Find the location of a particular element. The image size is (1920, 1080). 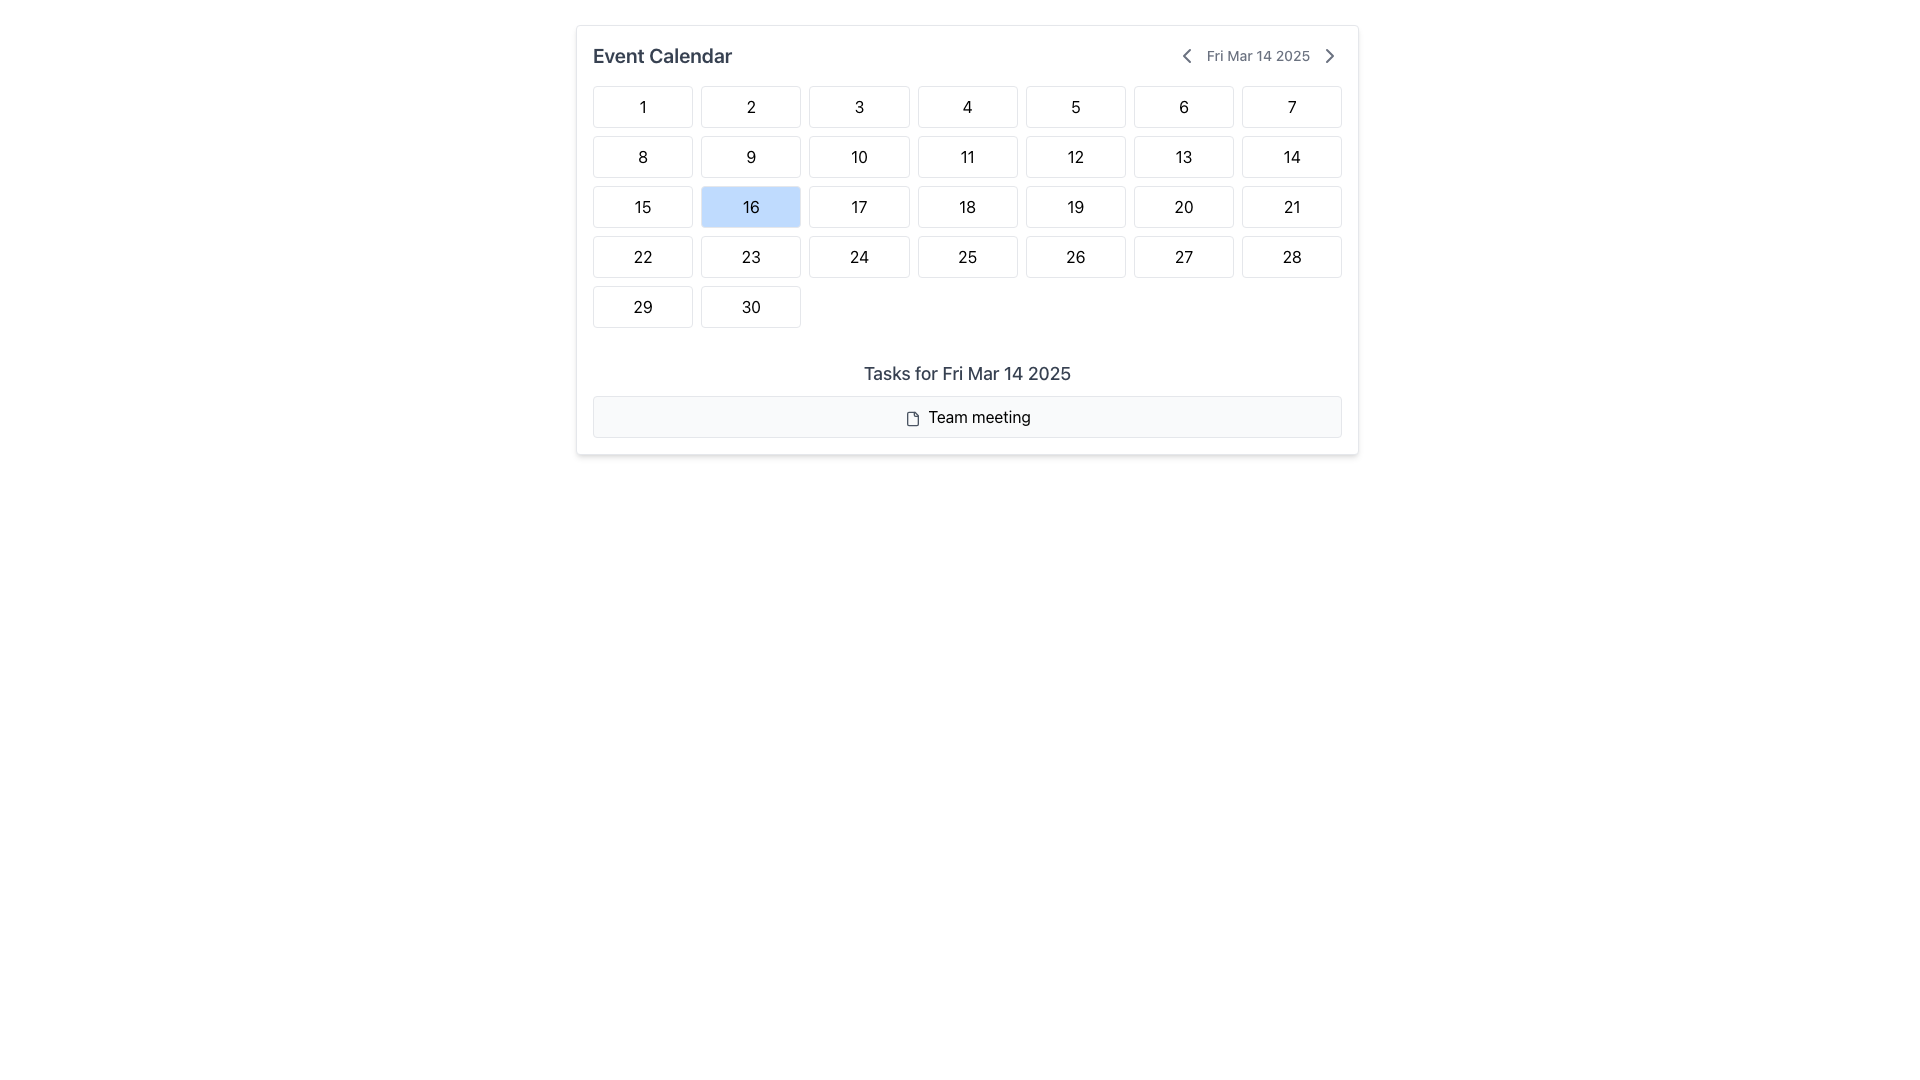

the small chevron-shaped icon forming a right arrow located at the top-right of the interface, adjacent to the date label 'Fri Mar 14 2025' is located at coordinates (1329, 55).